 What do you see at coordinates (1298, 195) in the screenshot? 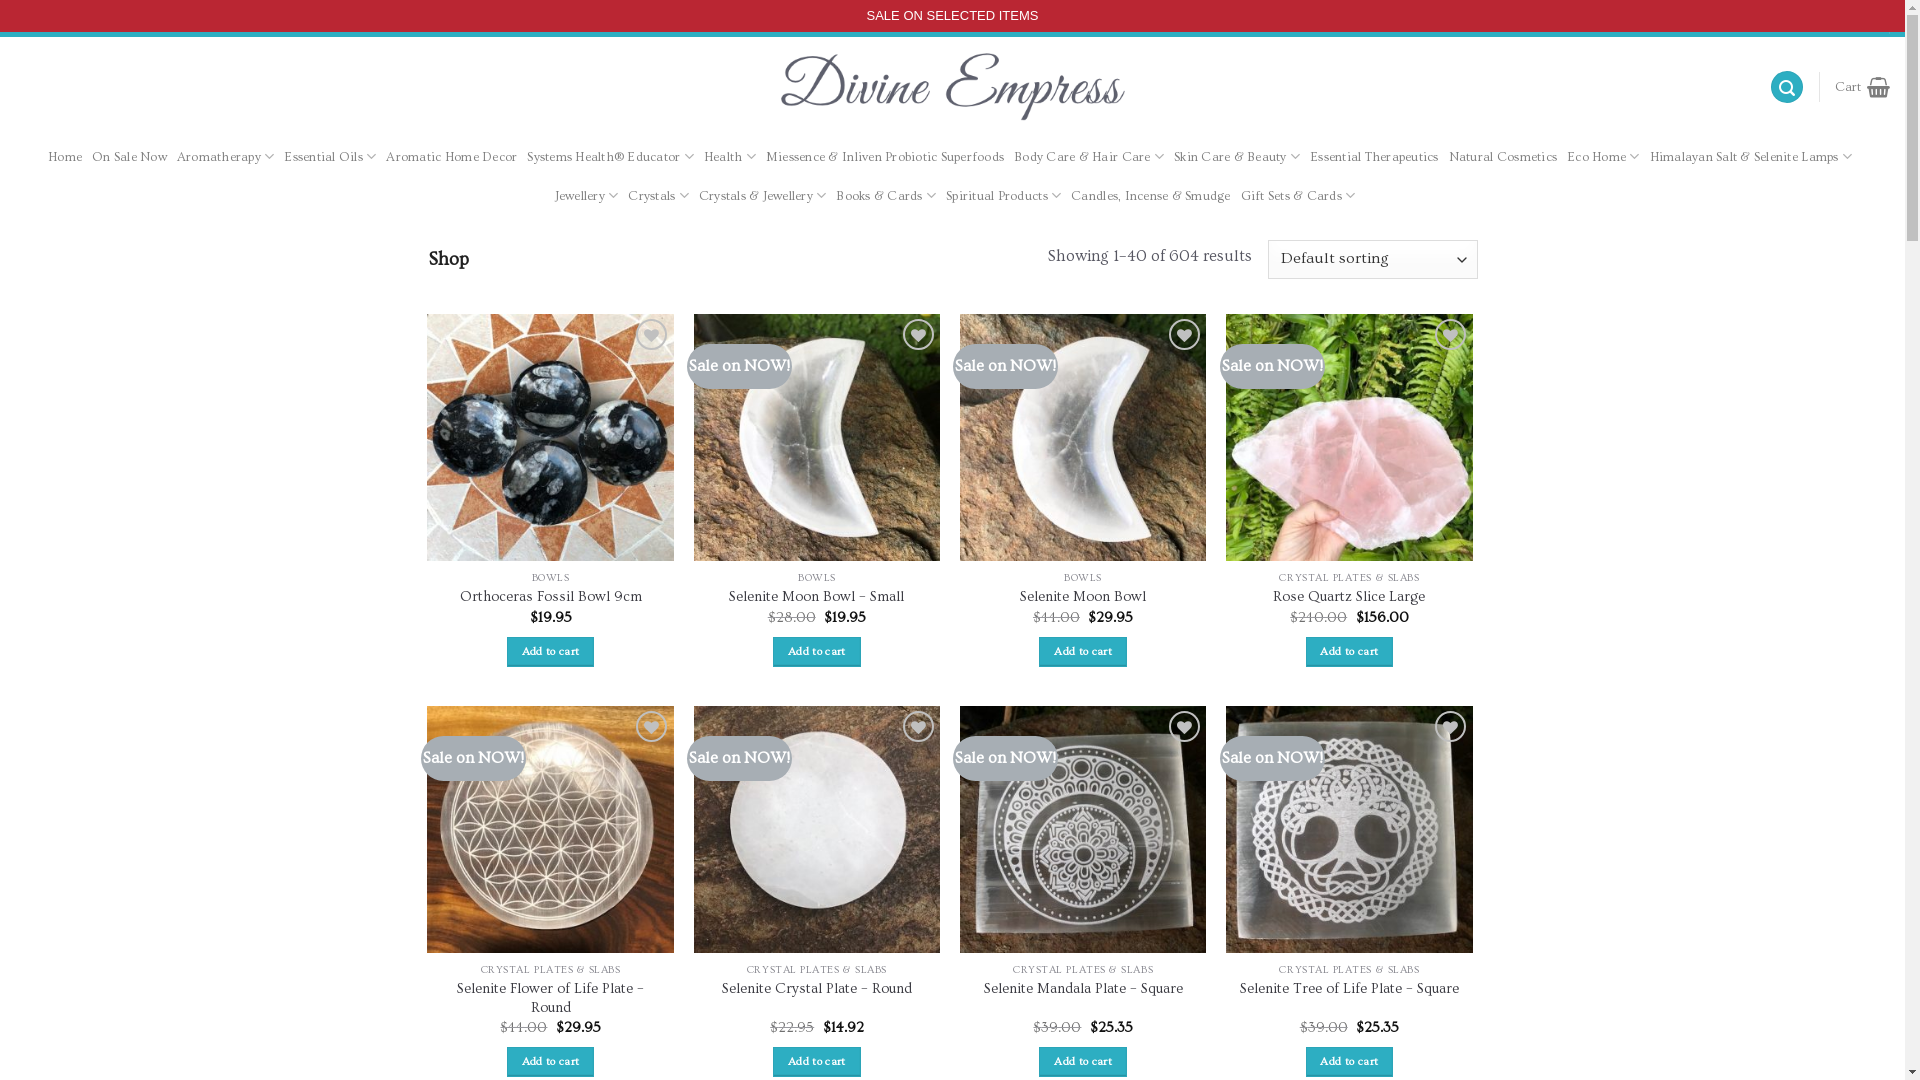
I see `'Gift Sets & Cards'` at bounding box center [1298, 195].